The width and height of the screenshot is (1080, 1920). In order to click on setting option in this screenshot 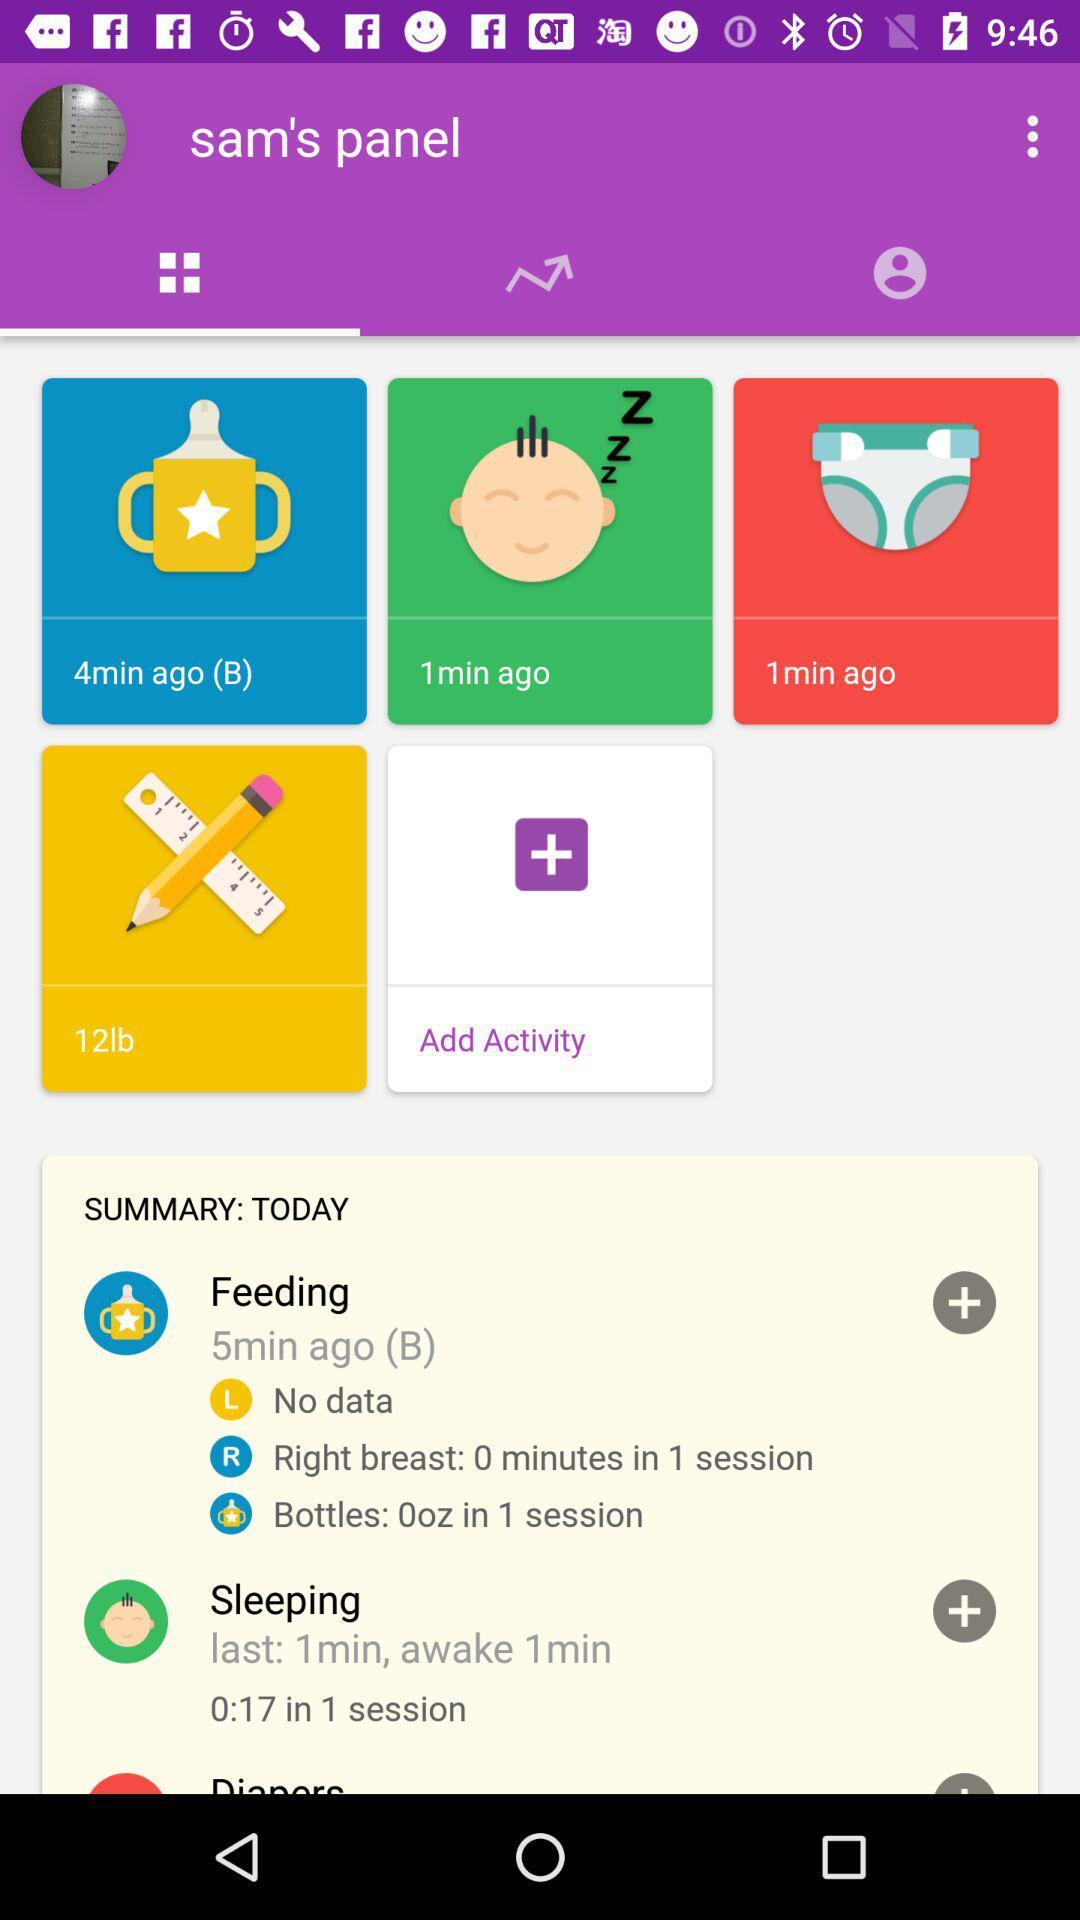, I will do `click(1011, 135)`.